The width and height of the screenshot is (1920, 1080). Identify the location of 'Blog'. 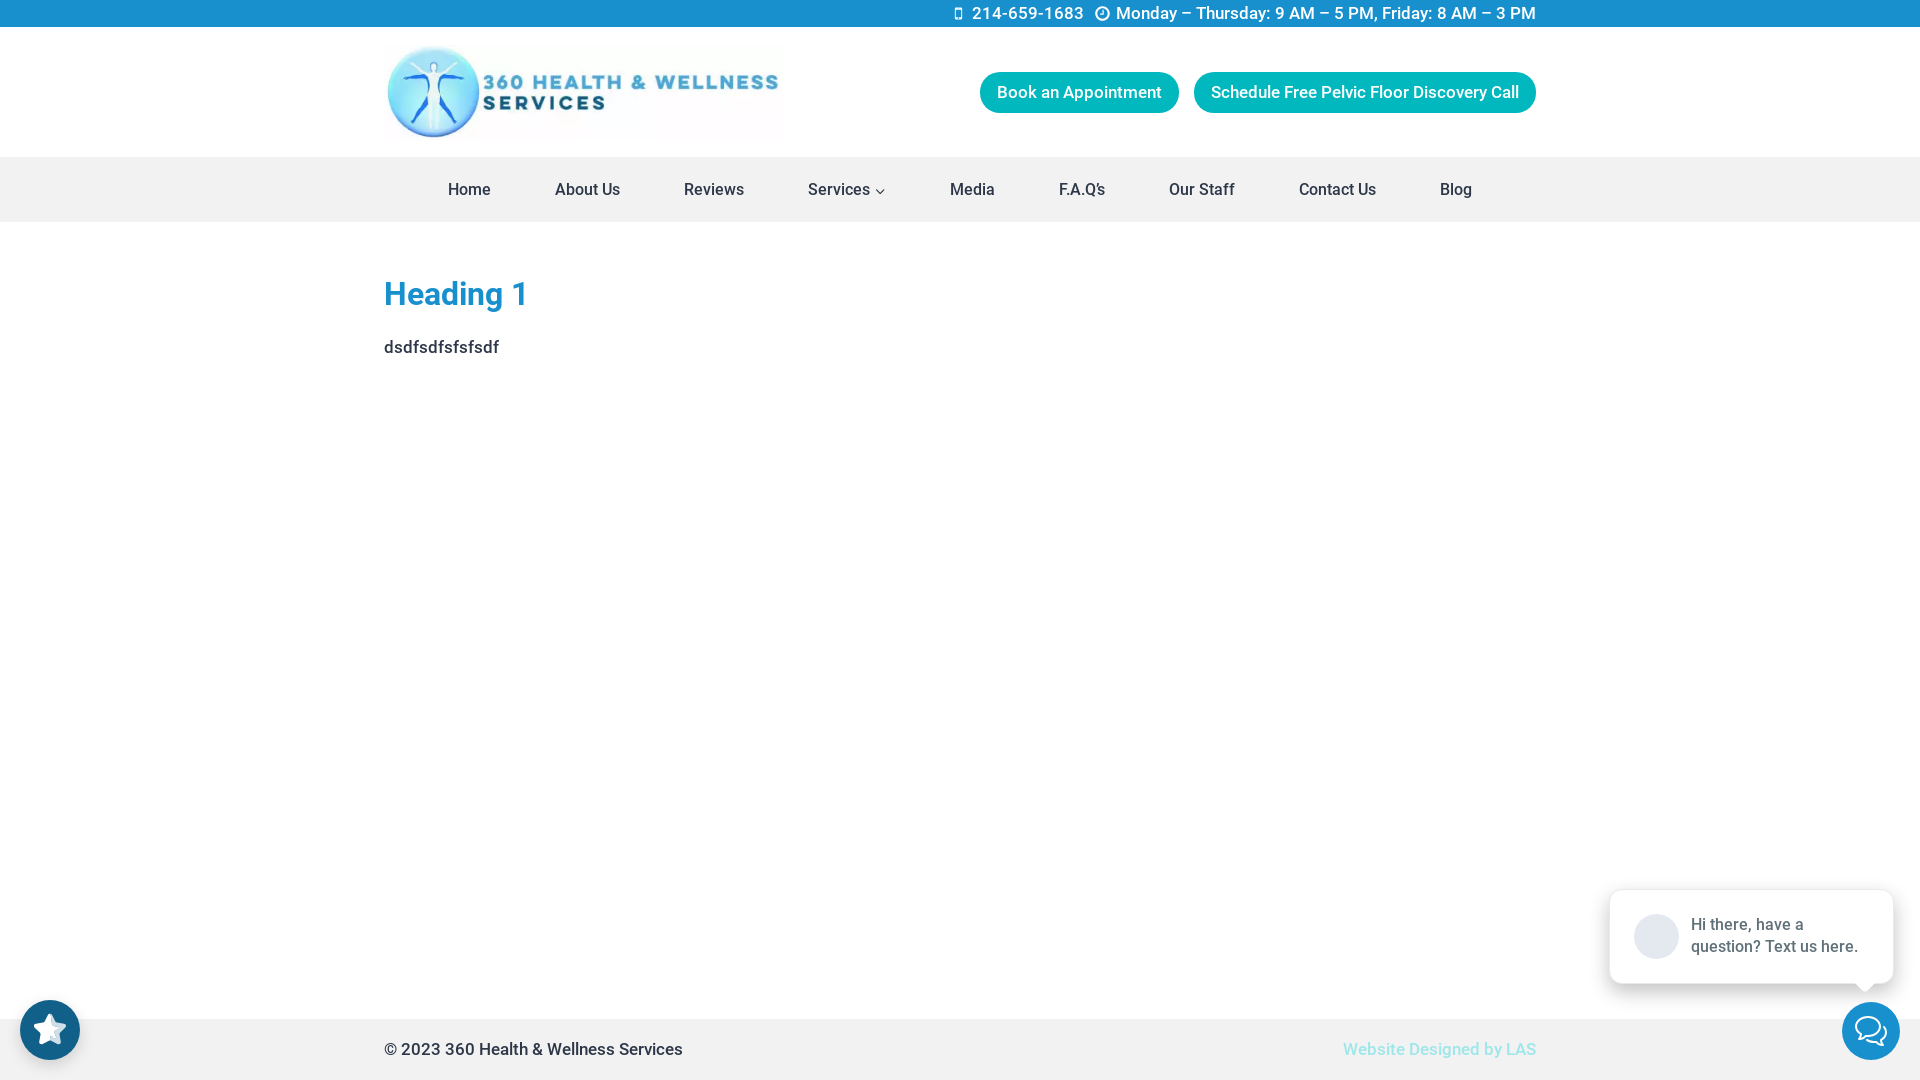
(1455, 189).